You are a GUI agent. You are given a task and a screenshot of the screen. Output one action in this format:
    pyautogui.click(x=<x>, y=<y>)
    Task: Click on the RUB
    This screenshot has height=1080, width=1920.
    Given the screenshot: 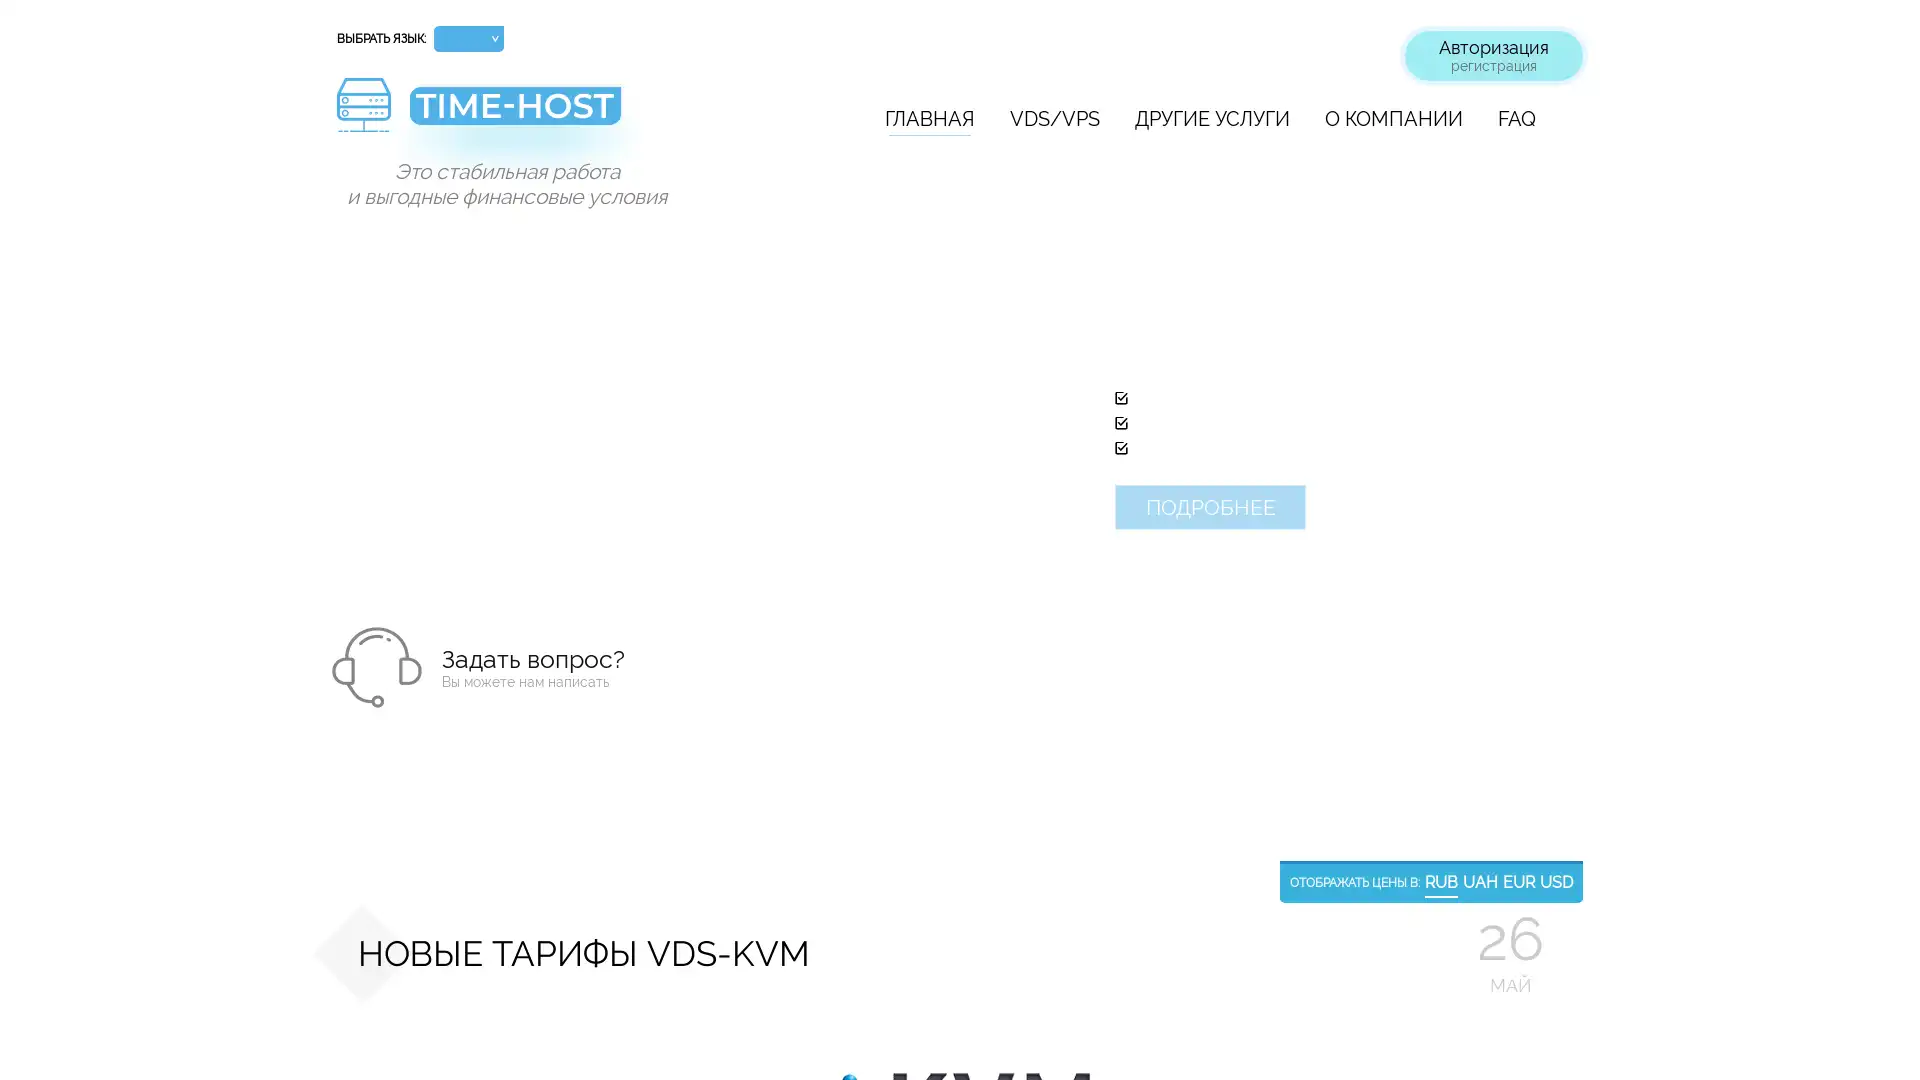 What is the action you would take?
    pyautogui.click(x=1441, y=882)
    